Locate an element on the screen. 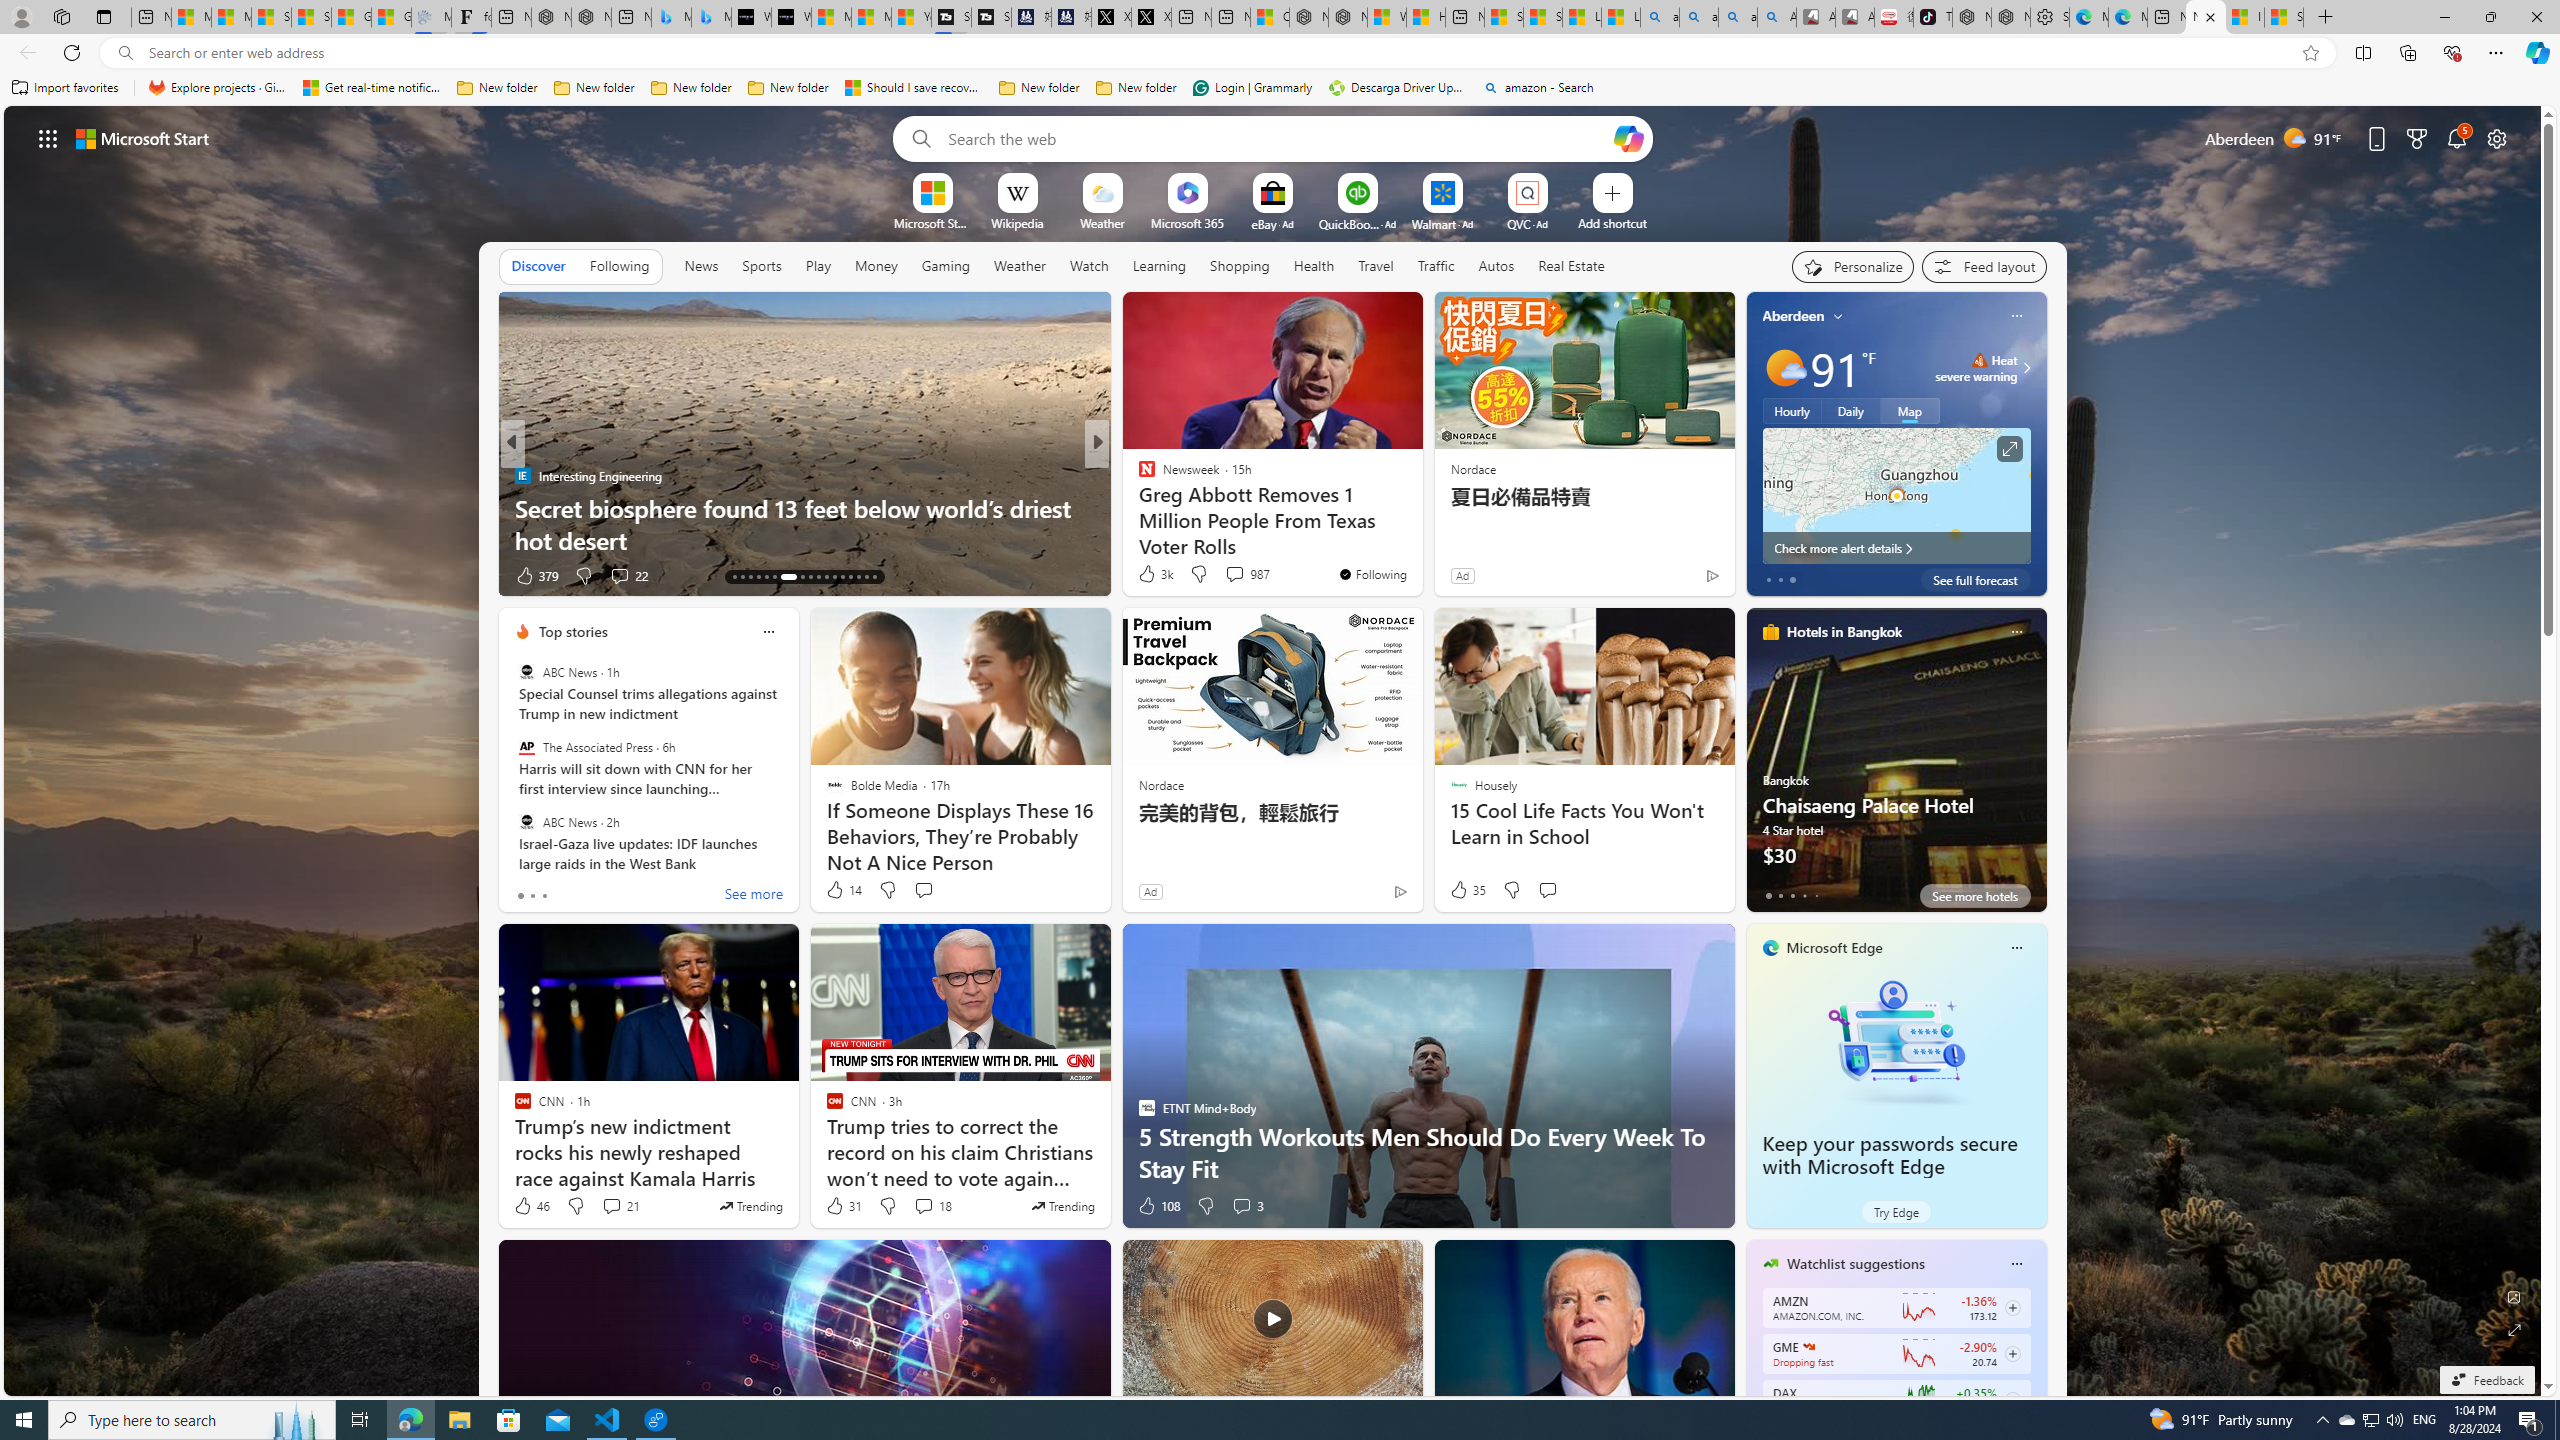 Image resolution: width=2560 pixels, height=1440 pixels. 'Check more alert details' is located at coordinates (1895, 547).